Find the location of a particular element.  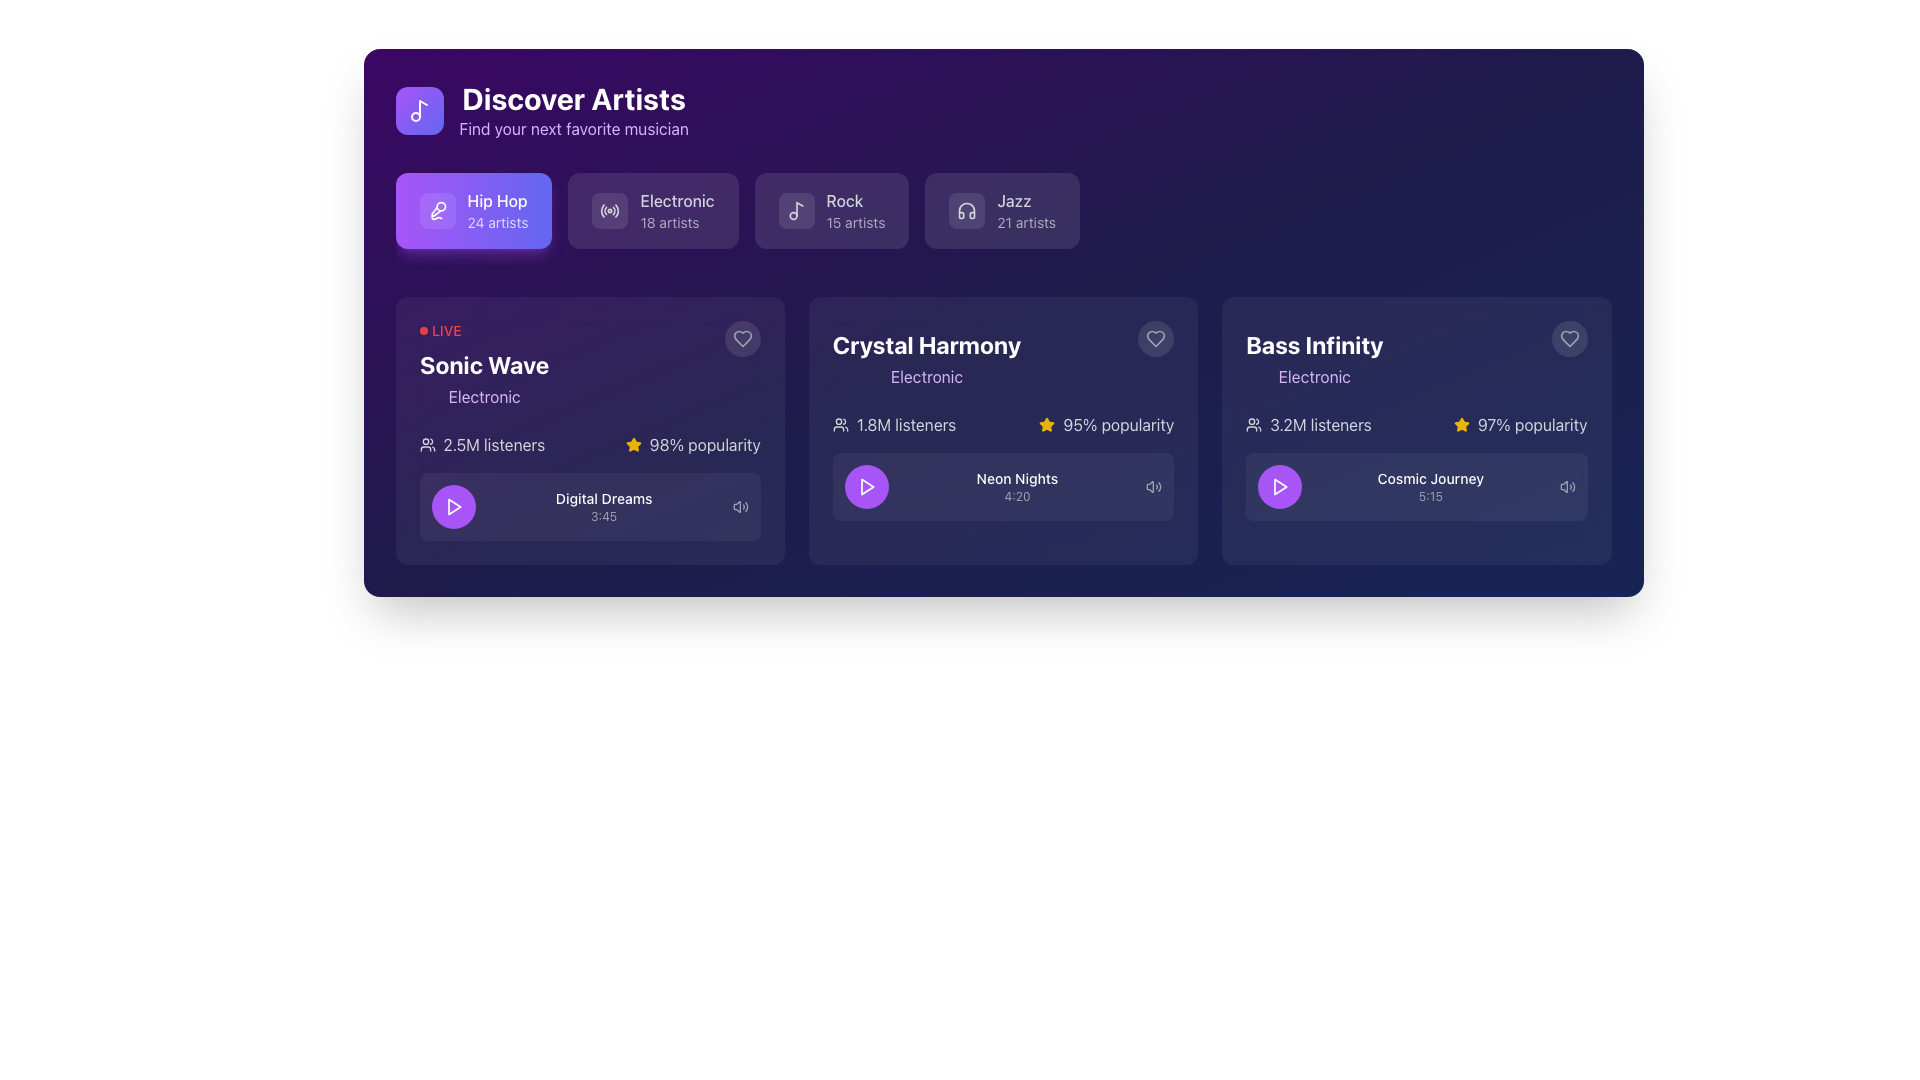

the Play button icon for 'Cosmic Journey' is located at coordinates (1281, 486).